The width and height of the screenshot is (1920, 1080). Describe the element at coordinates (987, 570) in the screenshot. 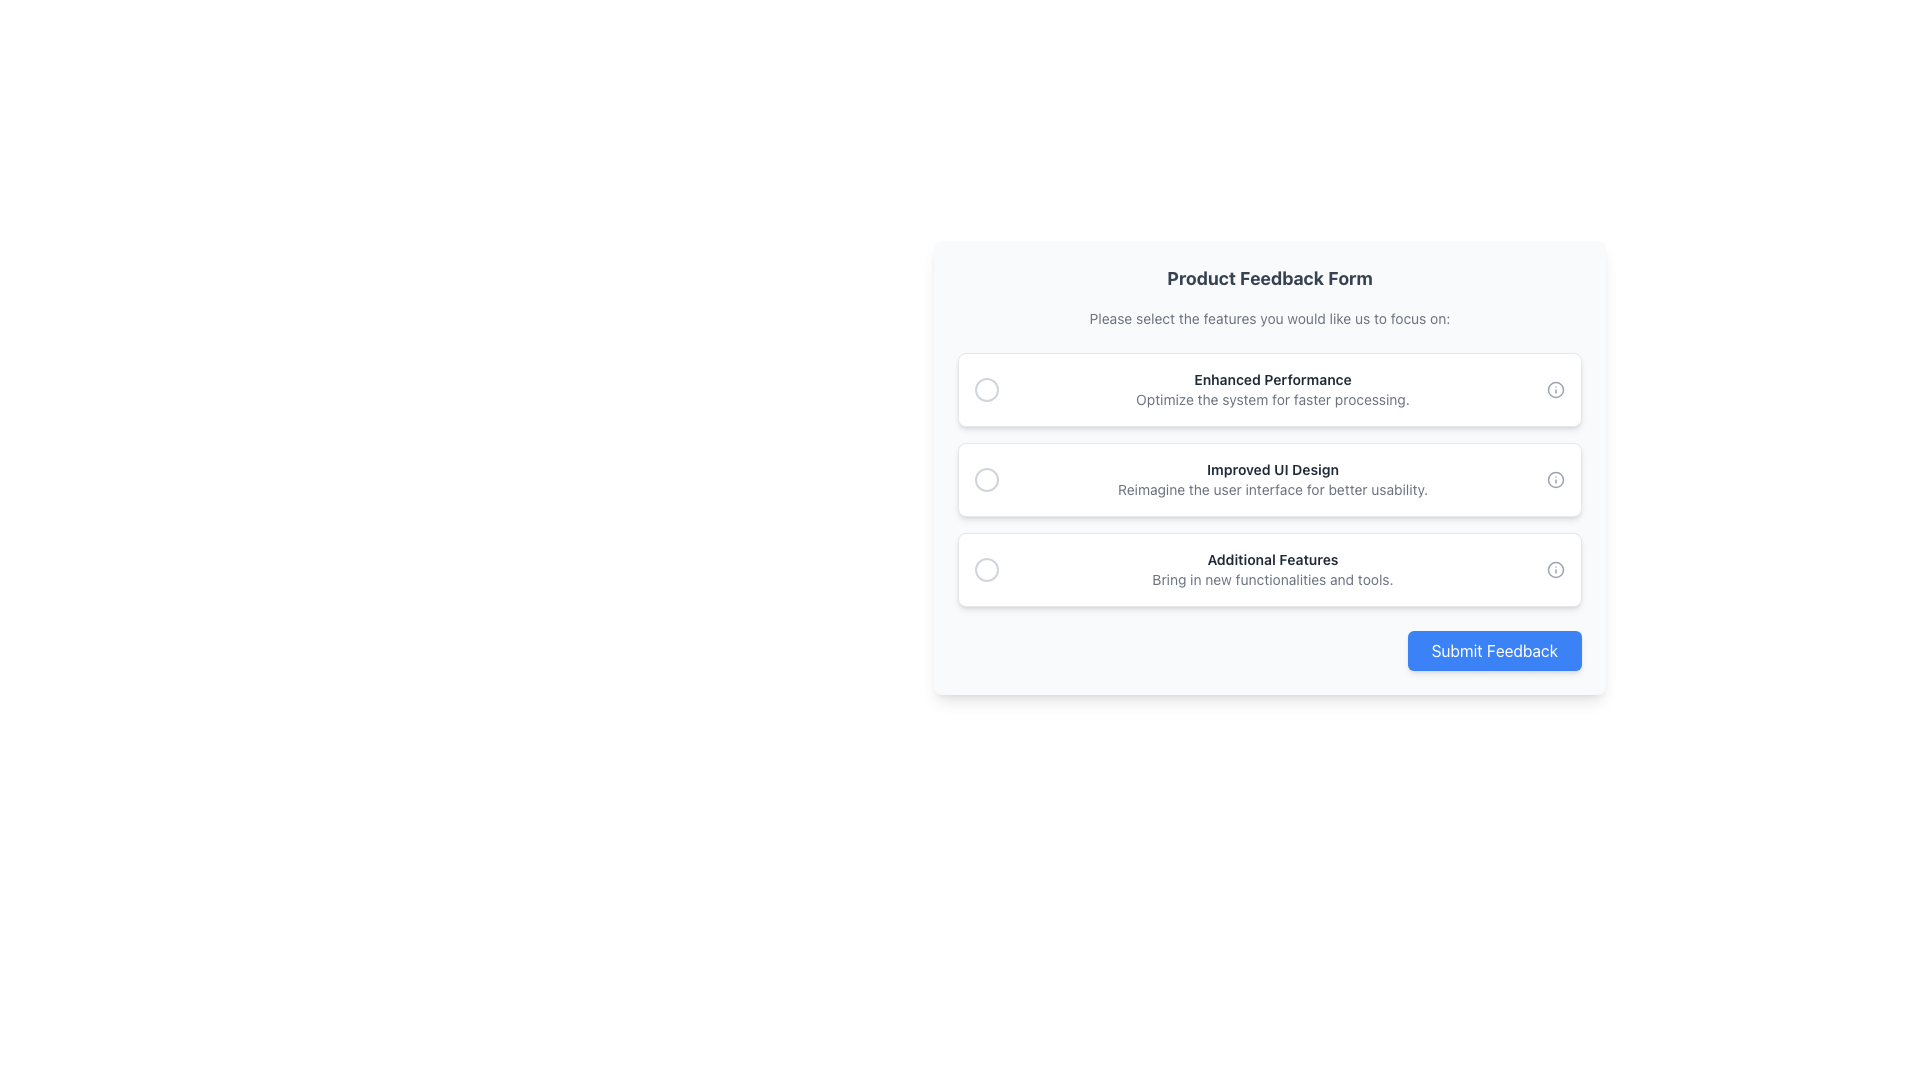

I see `the first radio button within the 'Additional Features' section` at that location.